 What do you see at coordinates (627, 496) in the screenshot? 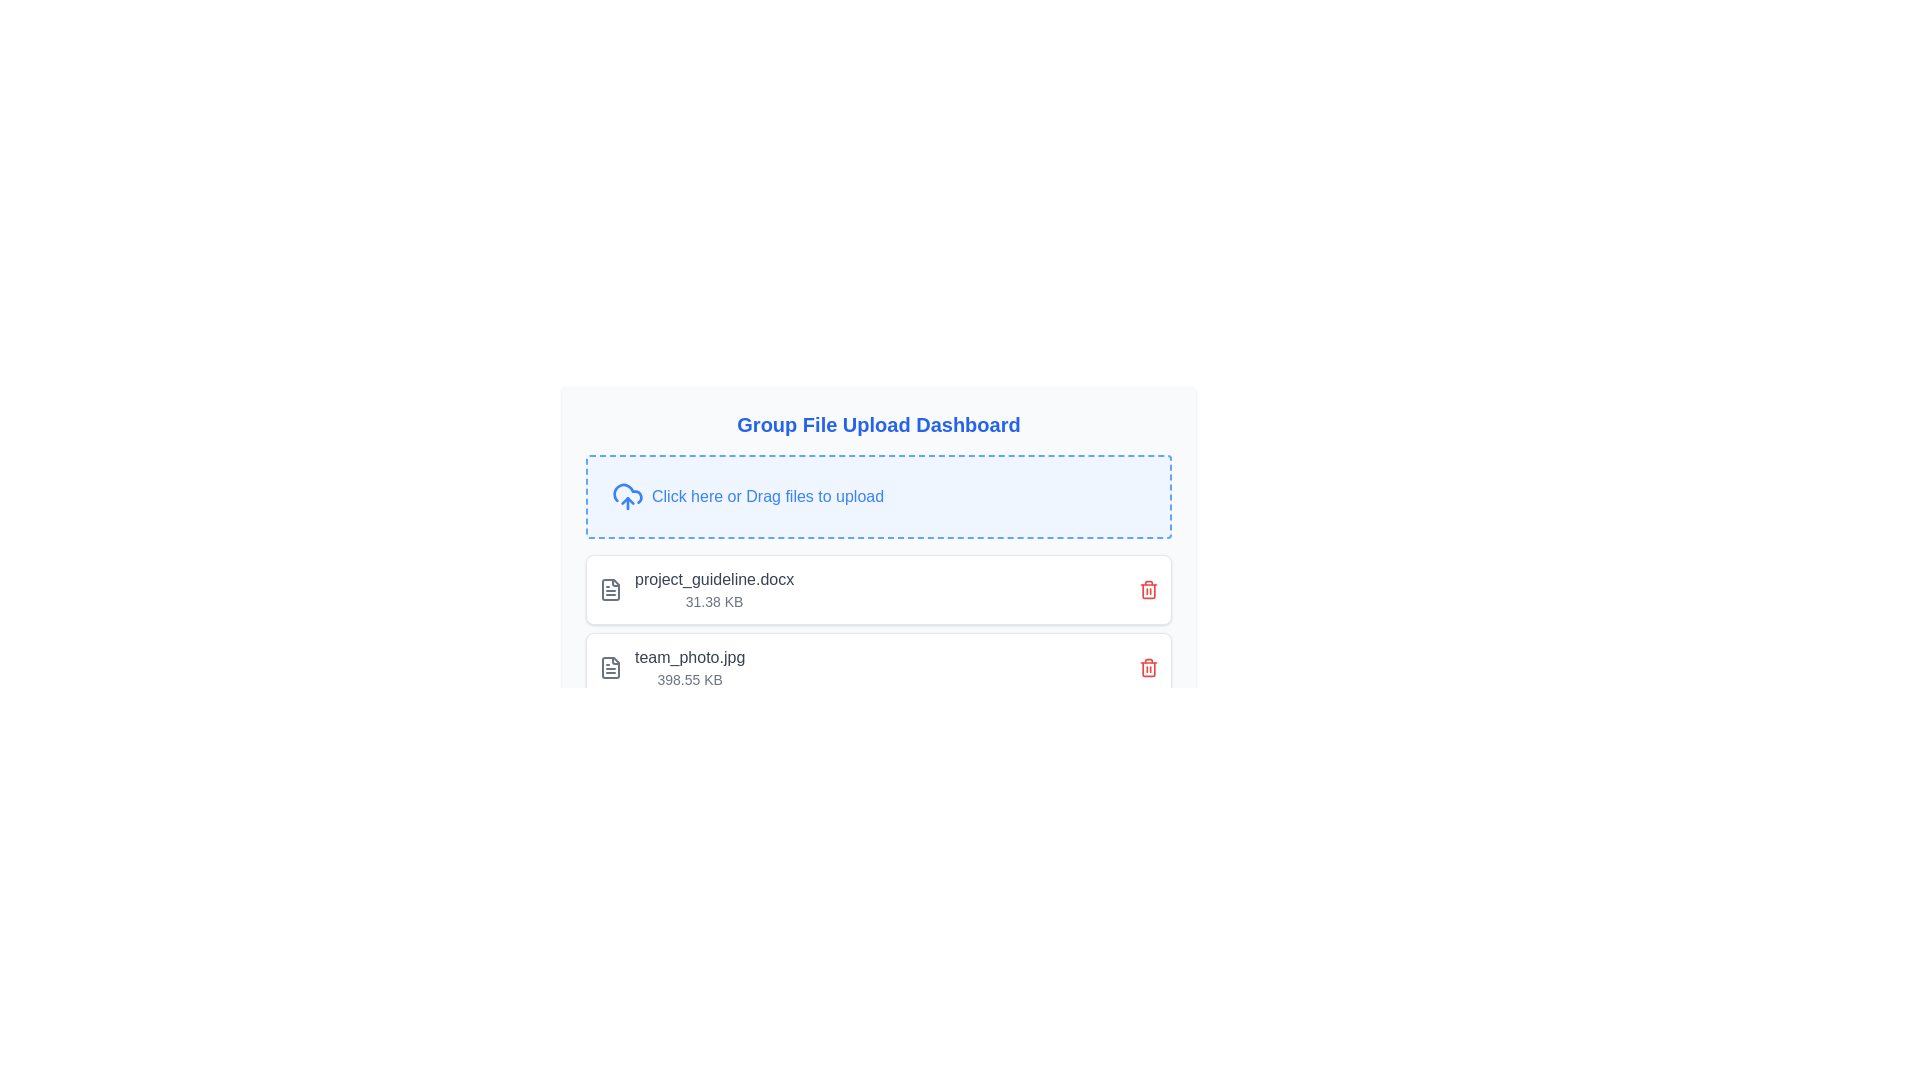
I see `the blue cloud upload icon located to the left of the text 'Click here or Drag files to upload' in the upload section of the dashboard` at bounding box center [627, 496].